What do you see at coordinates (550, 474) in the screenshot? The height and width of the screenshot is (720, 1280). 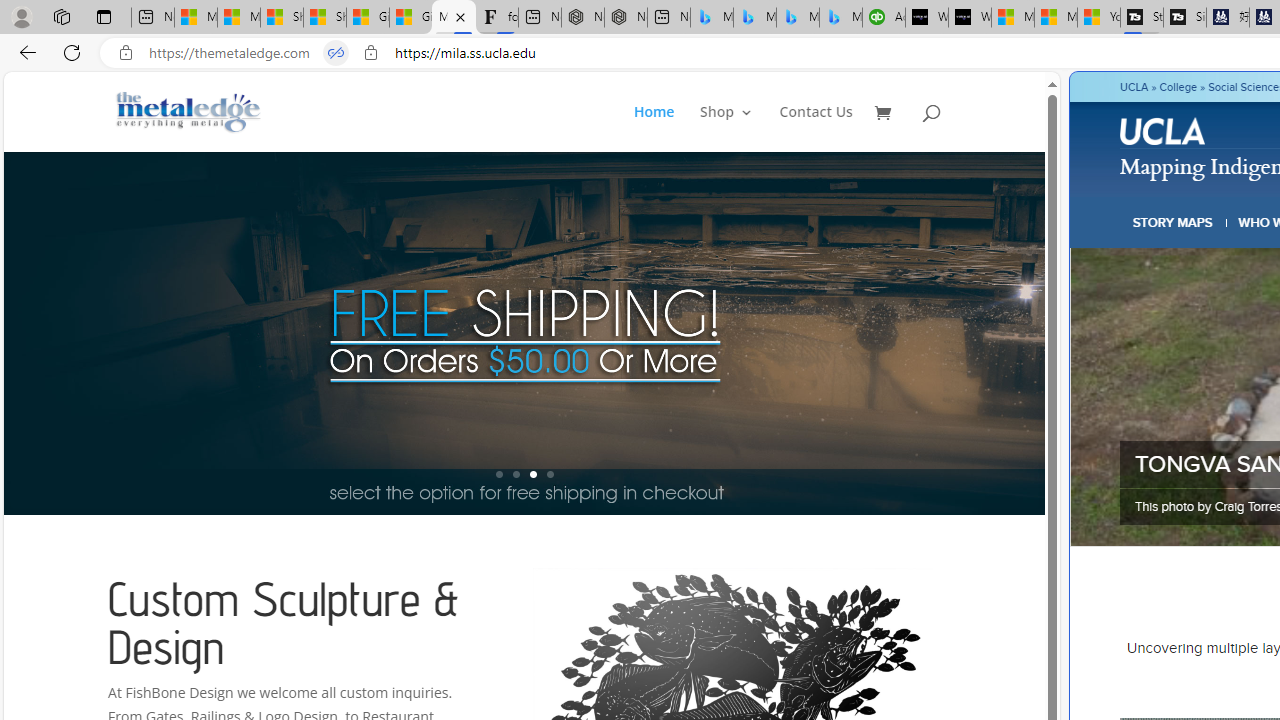 I see `'4'` at bounding box center [550, 474].